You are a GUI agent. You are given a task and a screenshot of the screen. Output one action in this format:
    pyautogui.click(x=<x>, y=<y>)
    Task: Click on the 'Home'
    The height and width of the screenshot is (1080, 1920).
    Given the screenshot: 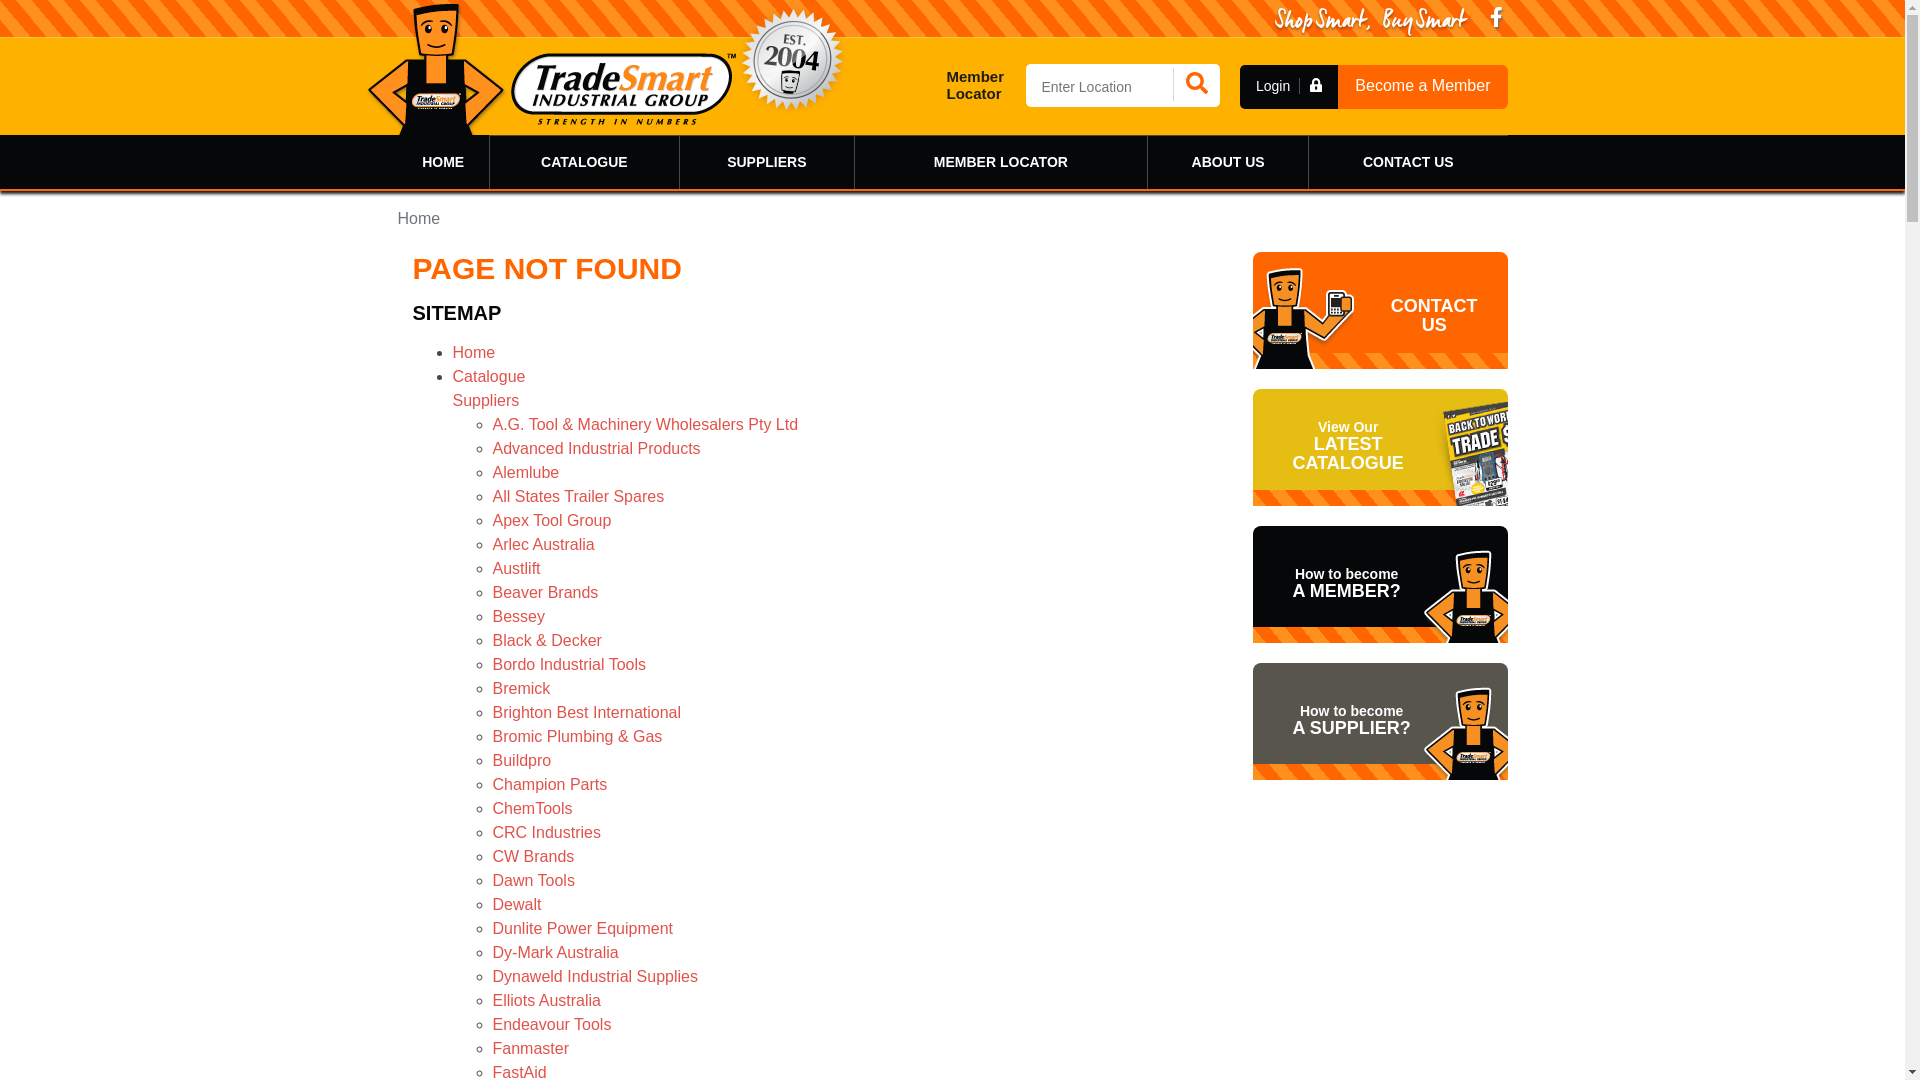 What is the action you would take?
    pyautogui.click(x=418, y=218)
    